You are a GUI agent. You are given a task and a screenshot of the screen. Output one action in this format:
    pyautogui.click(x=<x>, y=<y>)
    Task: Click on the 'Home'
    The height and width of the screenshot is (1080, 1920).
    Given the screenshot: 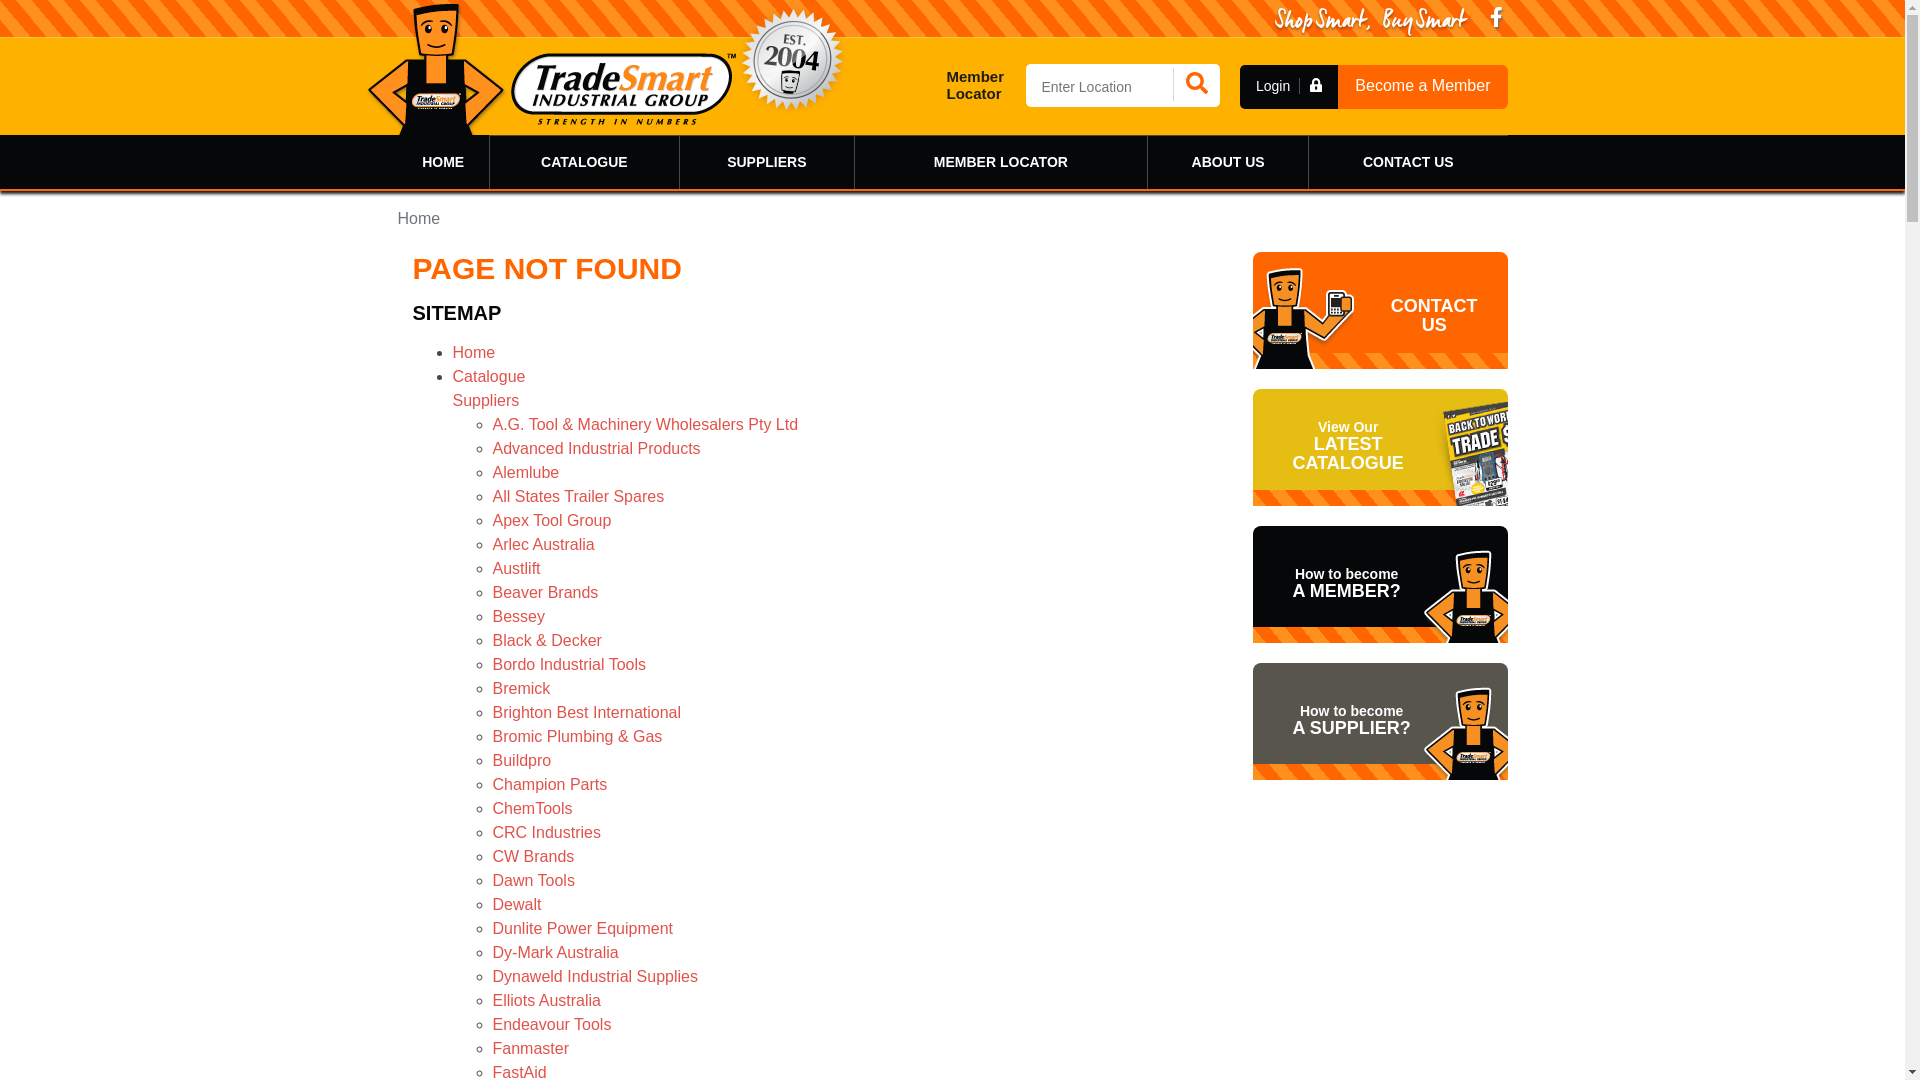 What is the action you would take?
    pyautogui.click(x=418, y=218)
    